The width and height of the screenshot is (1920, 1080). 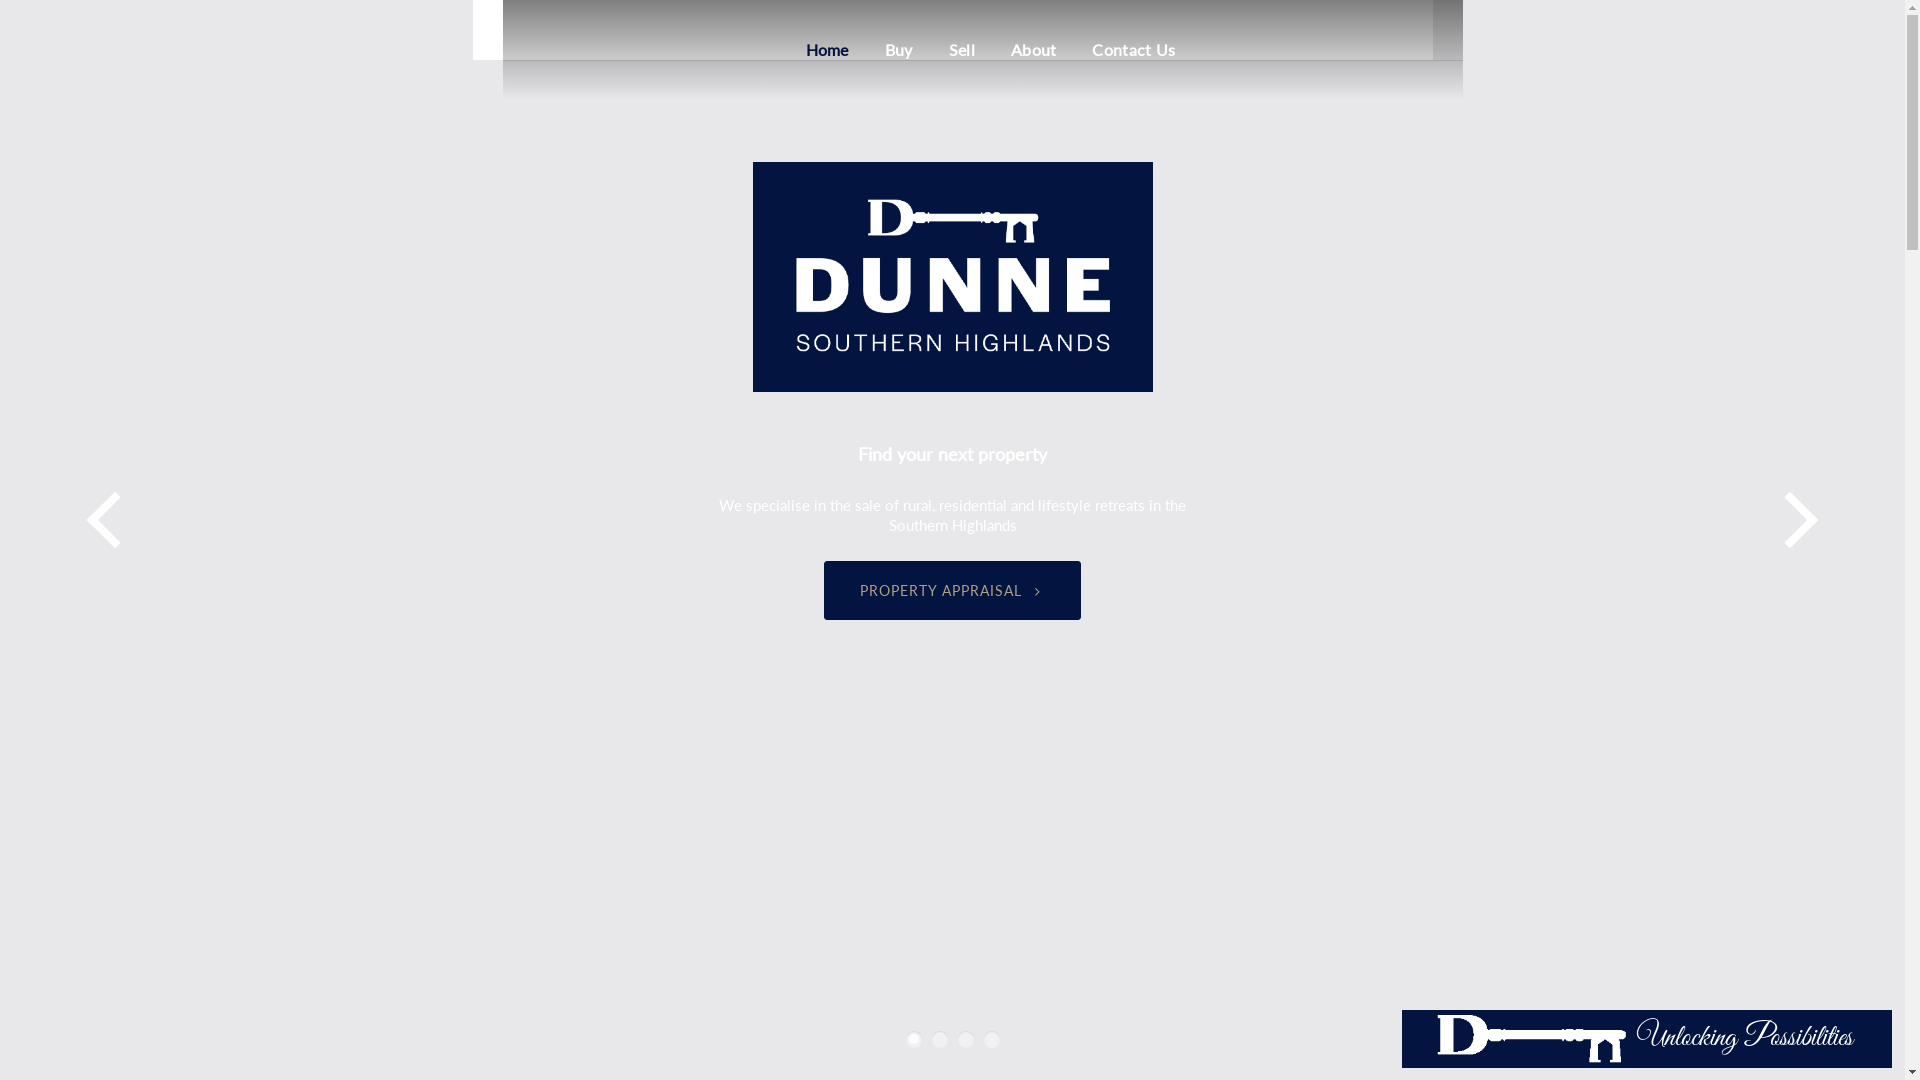 What do you see at coordinates (961, 49) in the screenshot?
I see `'Sell'` at bounding box center [961, 49].